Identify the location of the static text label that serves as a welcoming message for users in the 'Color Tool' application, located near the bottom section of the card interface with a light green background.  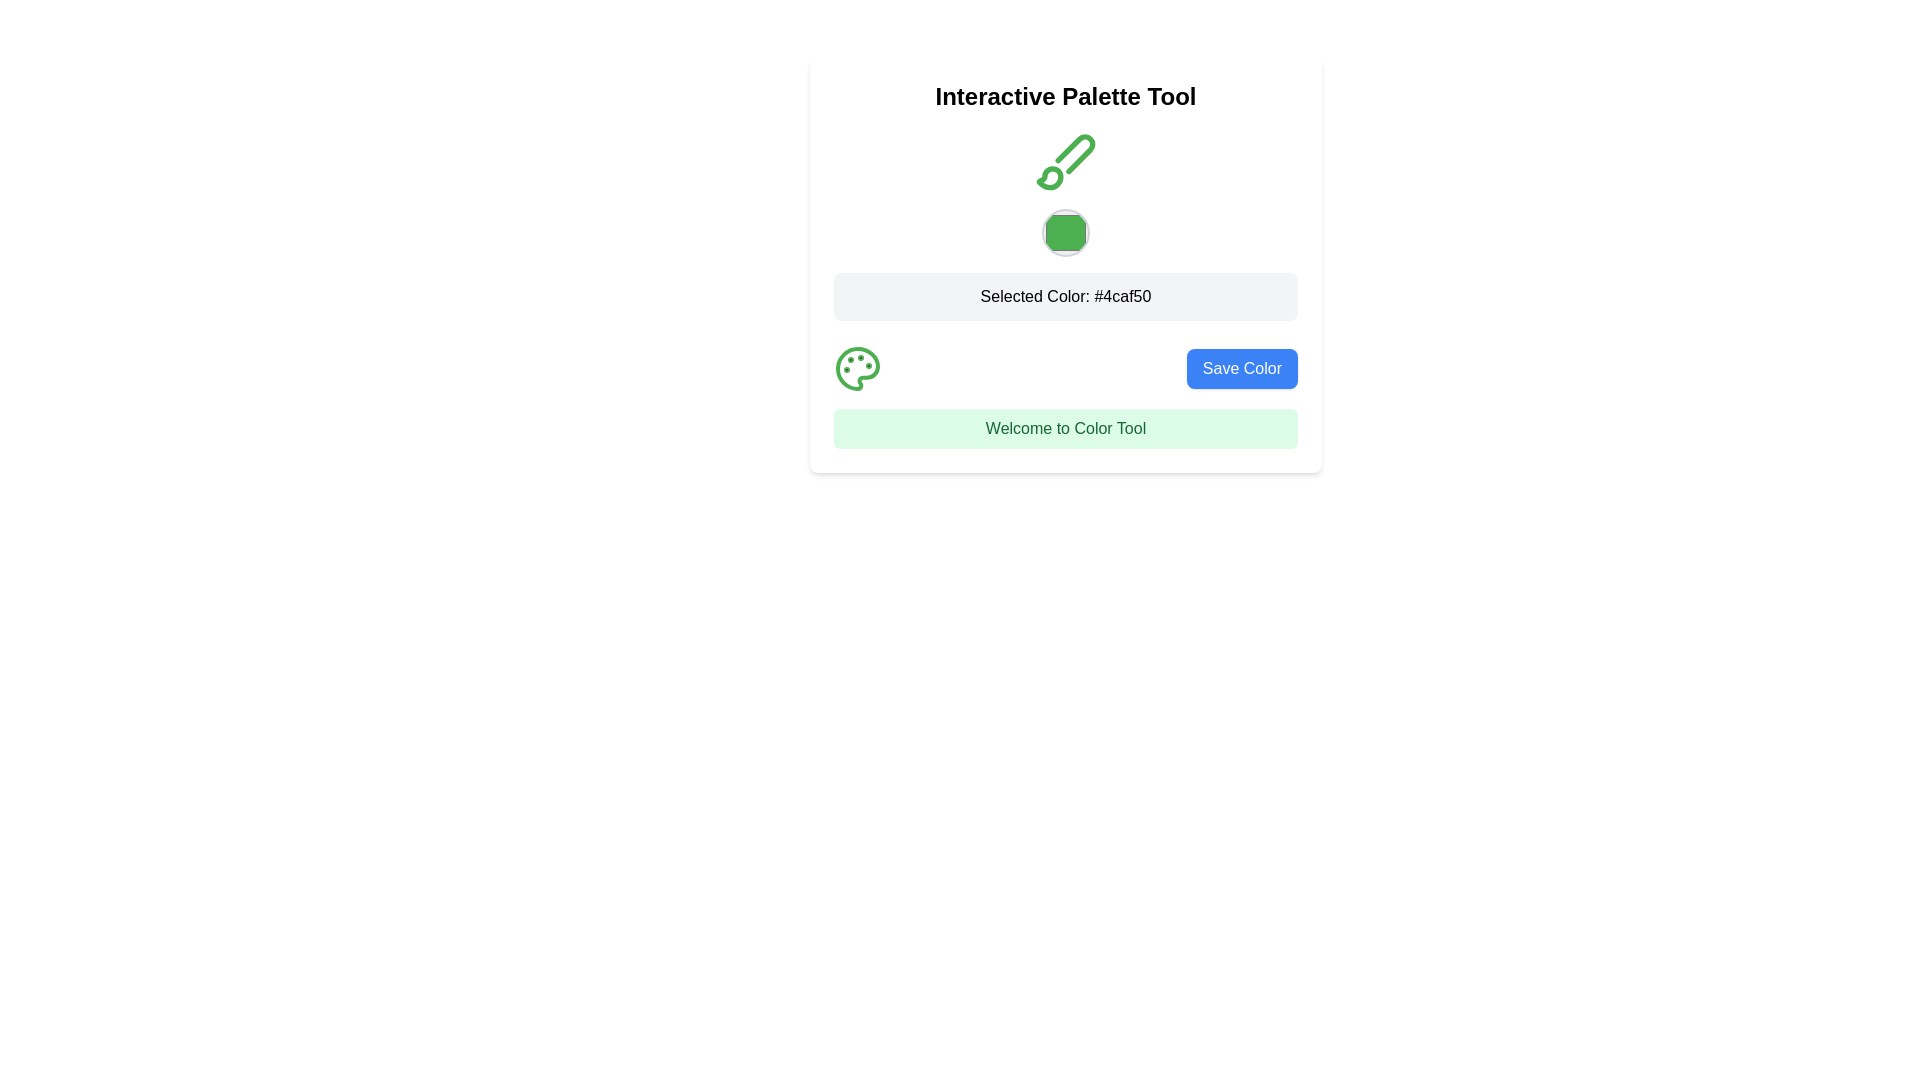
(1064, 427).